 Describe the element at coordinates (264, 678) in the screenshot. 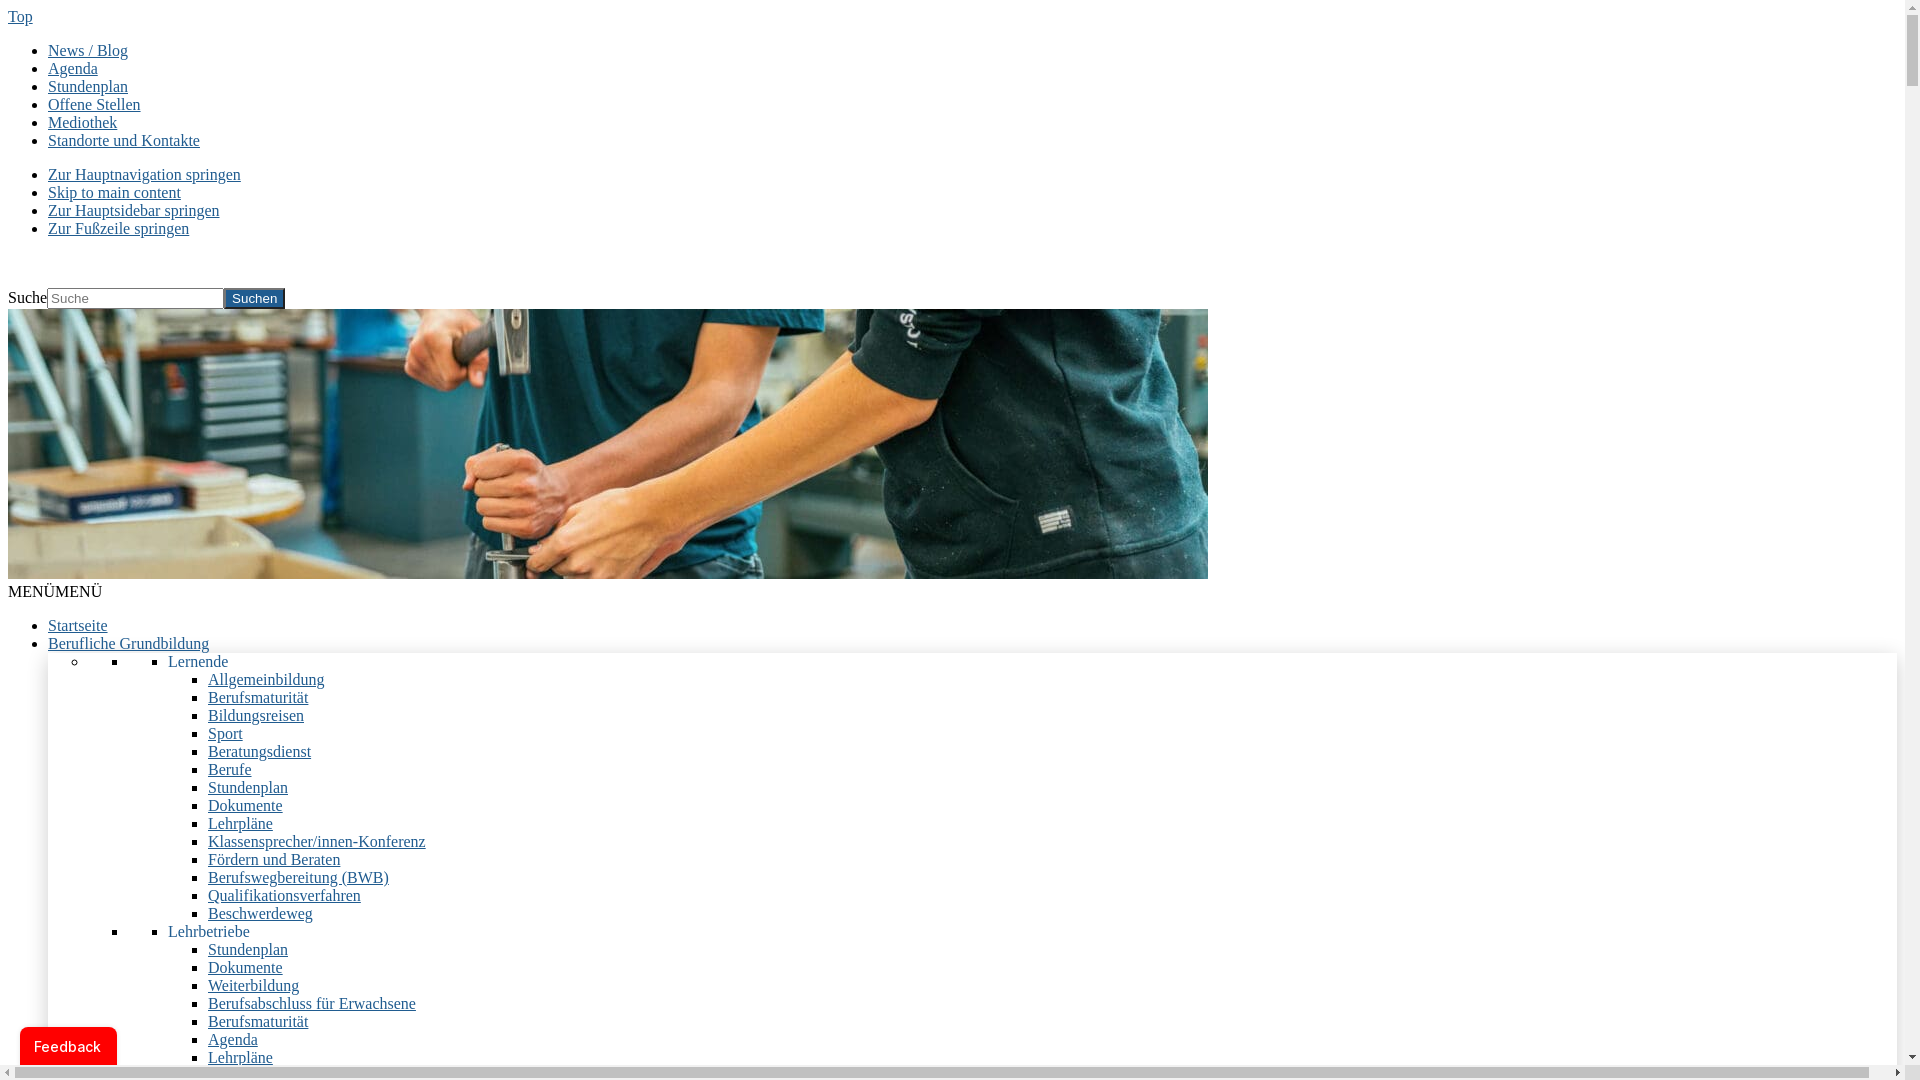

I see `'Allgemeinbildung'` at that location.